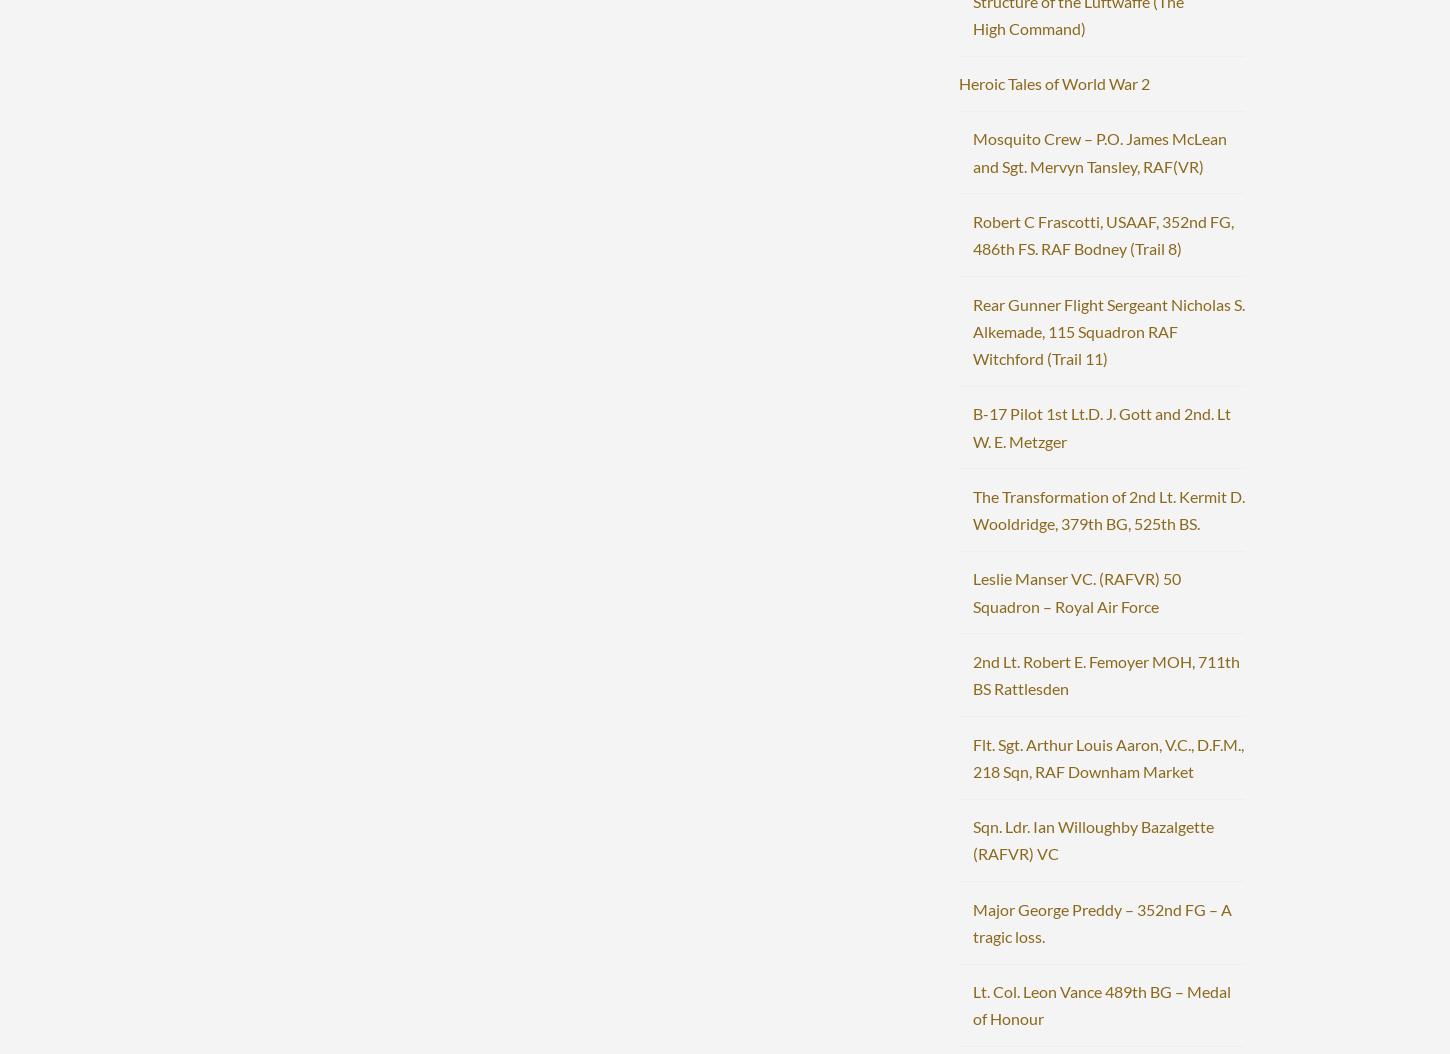  What do you see at coordinates (1054, 82) in the screenshot?
I see `'Heroic Tales of World War 2'` at bounding box center [1054, 82].